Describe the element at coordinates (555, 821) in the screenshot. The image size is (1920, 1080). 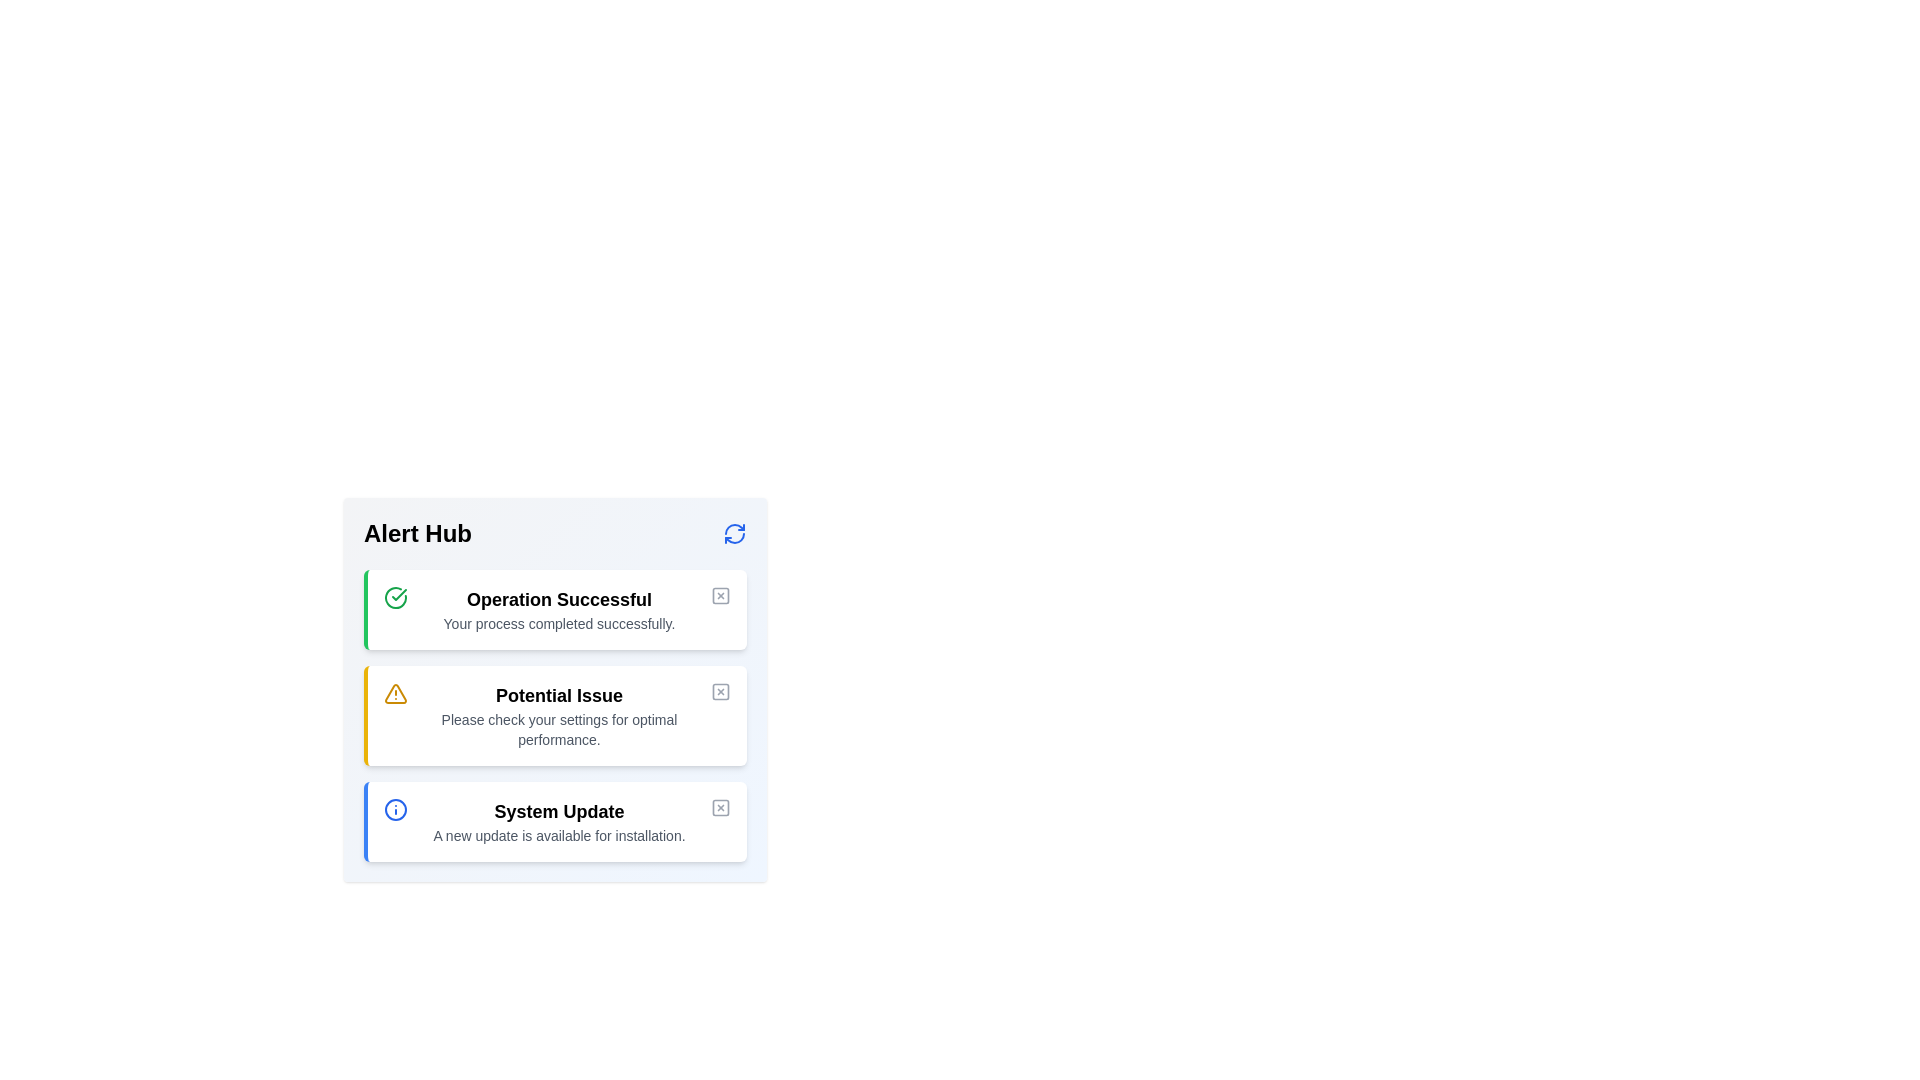
I see `message on the third notification card located in the 'Alert Hub' section, which informs the user about a system update and has a dismissible interaction option` at that location.